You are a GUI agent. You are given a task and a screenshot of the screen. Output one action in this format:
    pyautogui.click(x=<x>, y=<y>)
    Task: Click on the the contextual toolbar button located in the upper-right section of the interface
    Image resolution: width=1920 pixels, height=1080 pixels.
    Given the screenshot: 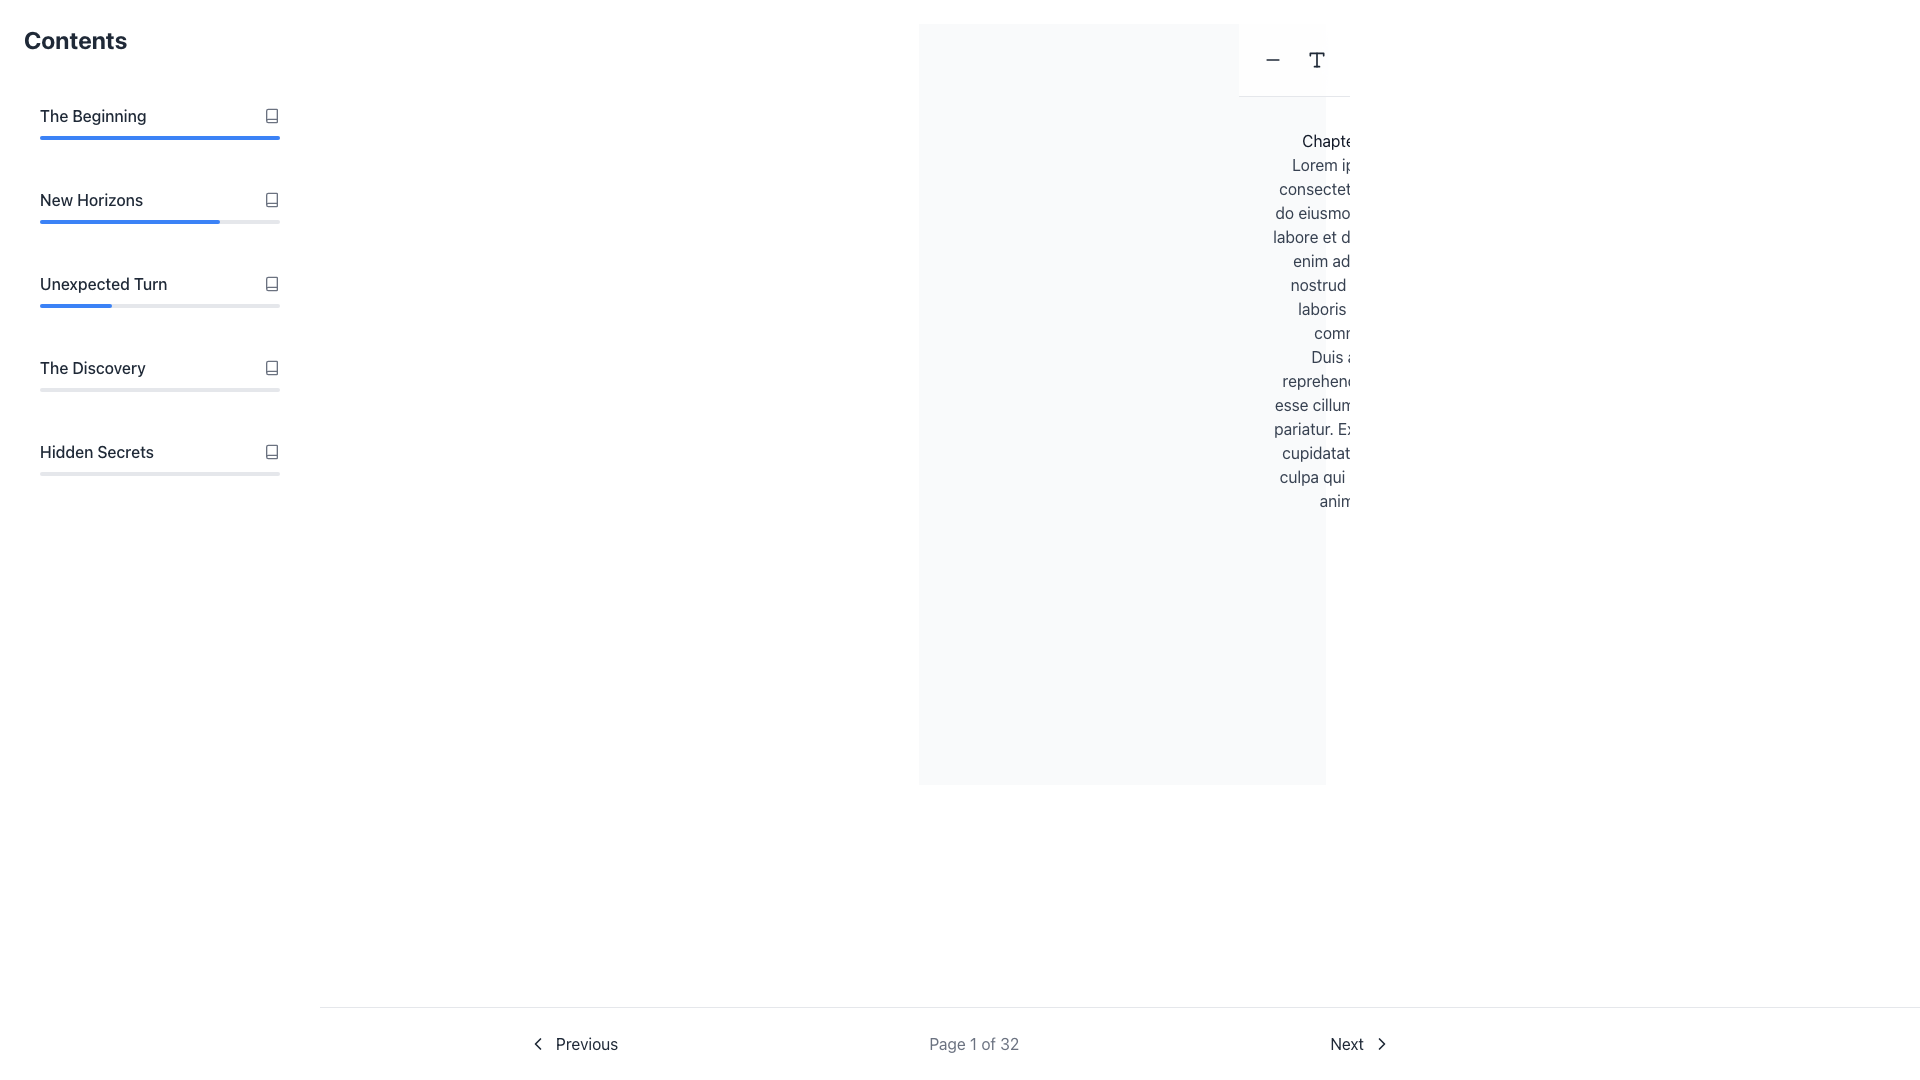 What is the action you would take?
    pyautogui.click(x=1454, y=59)
    